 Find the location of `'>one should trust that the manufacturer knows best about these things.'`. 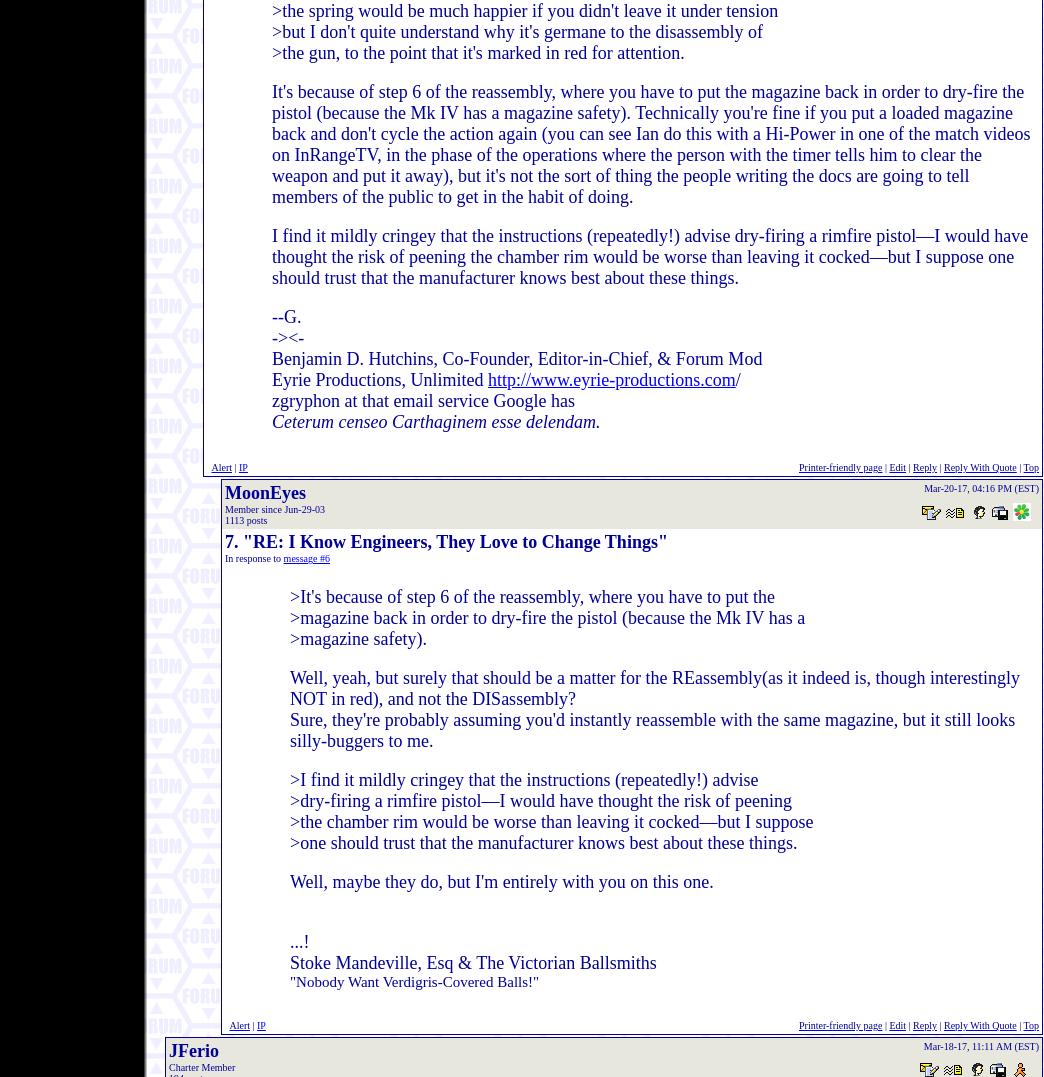

'>one should trust that the manufacturer knows best about these things.' is located at coordinates (542, 841).